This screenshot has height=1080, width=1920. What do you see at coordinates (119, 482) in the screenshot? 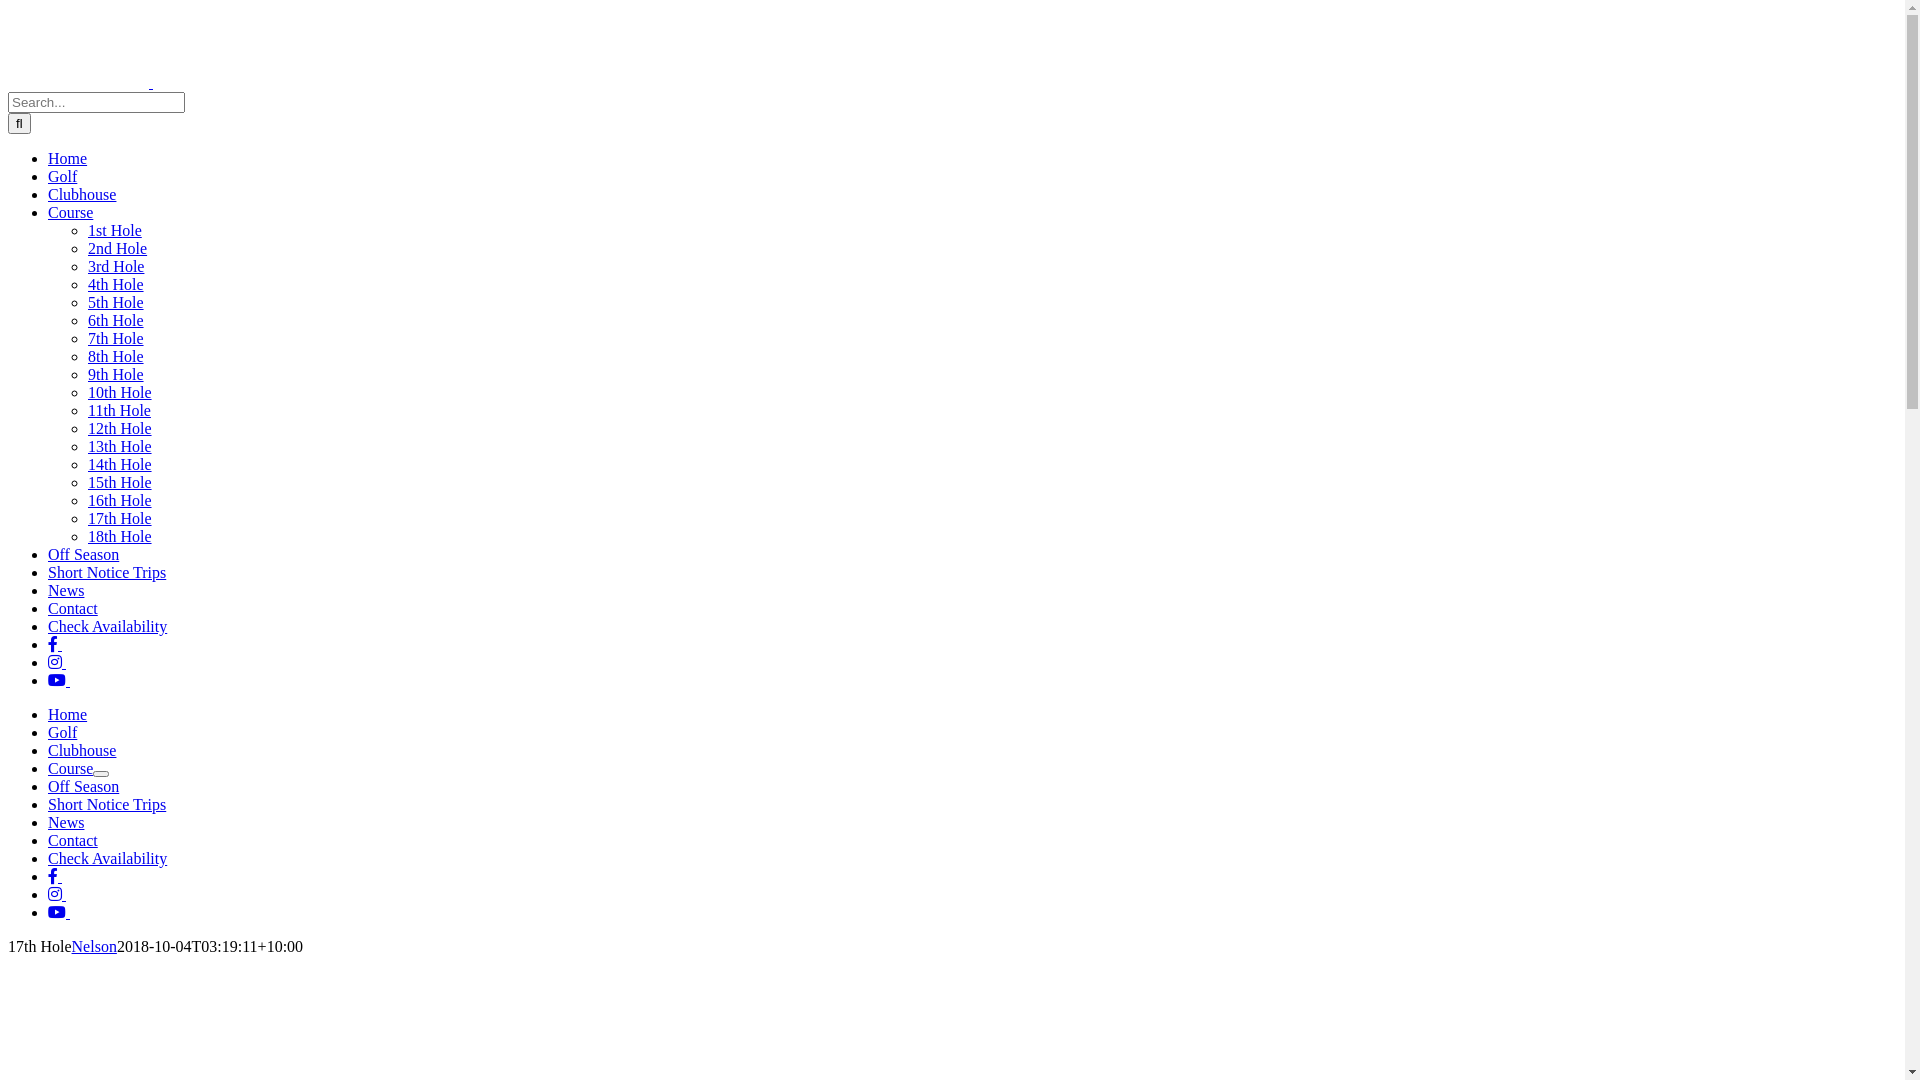
I see `'15th Hole'` at bounding box center [119, 482].